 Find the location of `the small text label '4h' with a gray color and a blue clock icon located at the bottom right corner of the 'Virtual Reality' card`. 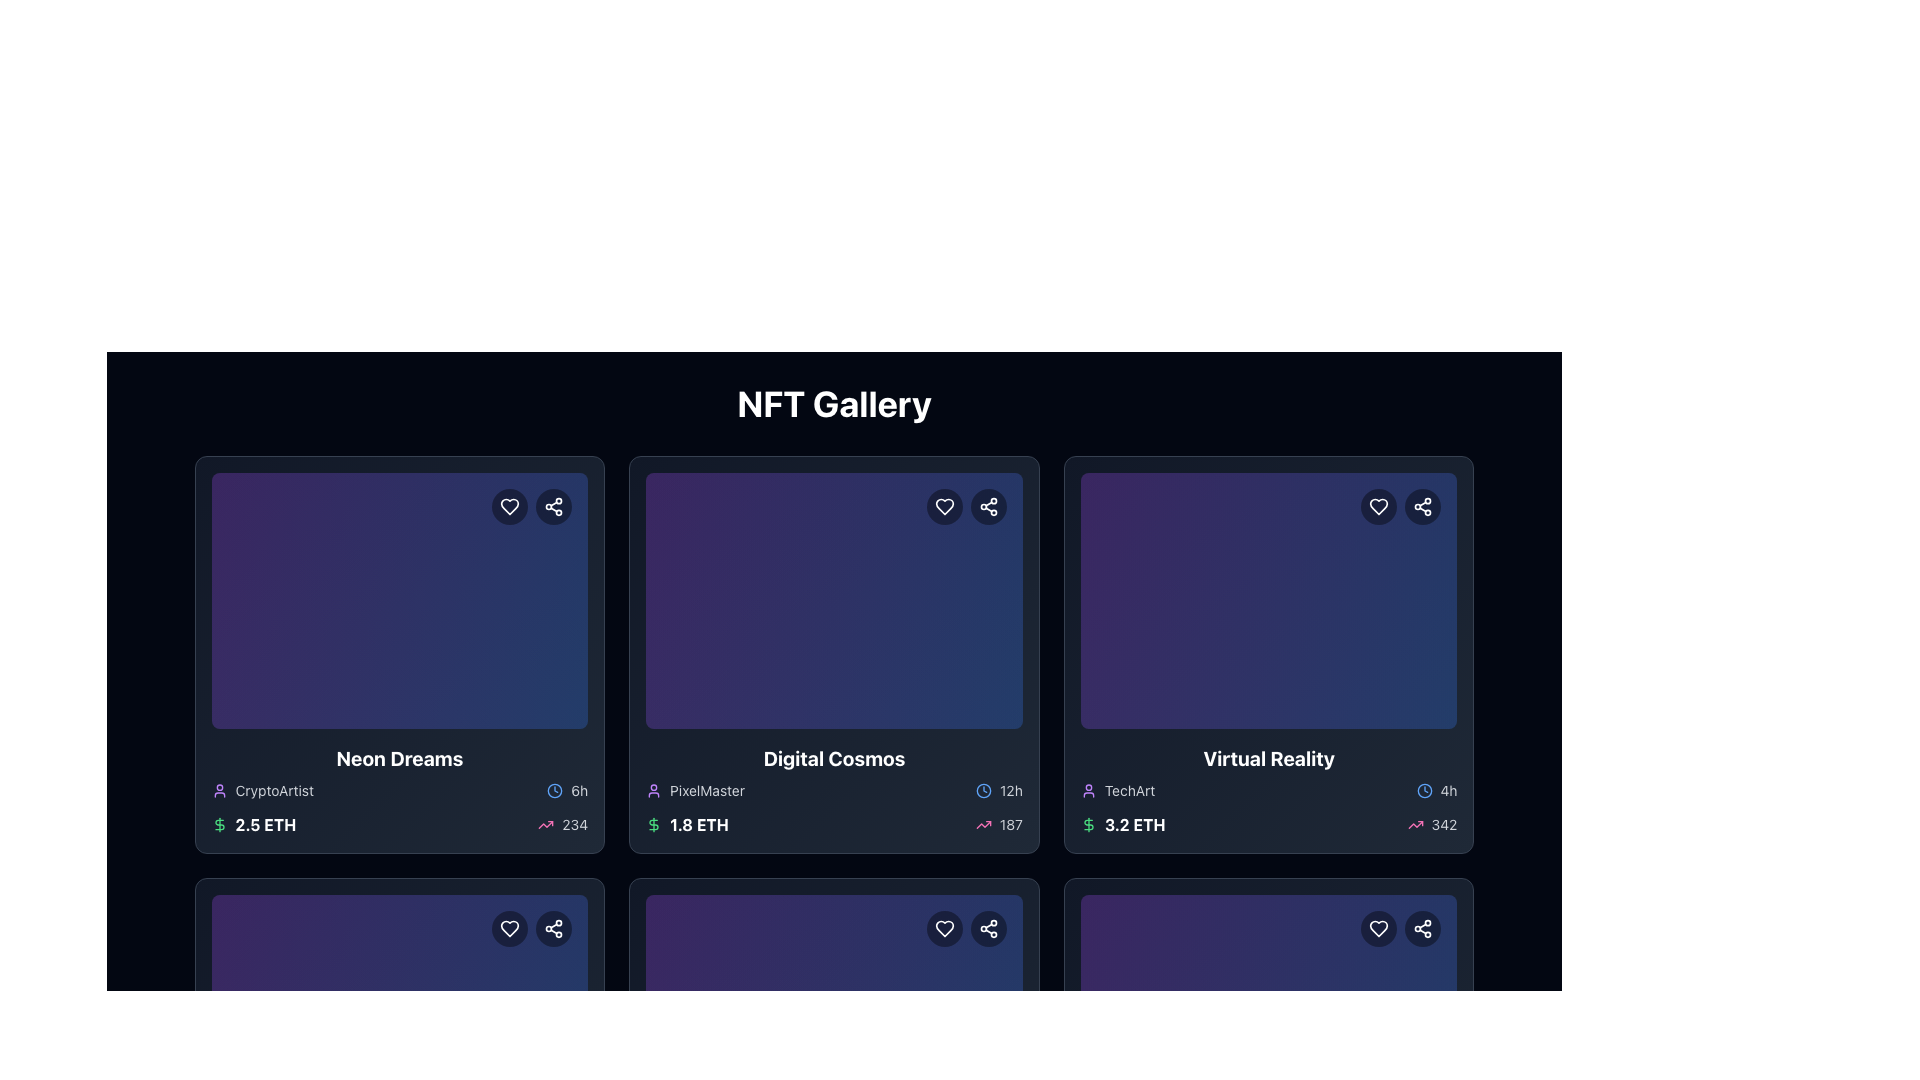

the small text label '4h' with a gray color and a blue clock icon located at the bottom right corner of the 'Virtual Reality' card is located at coordinates (1435, 789).